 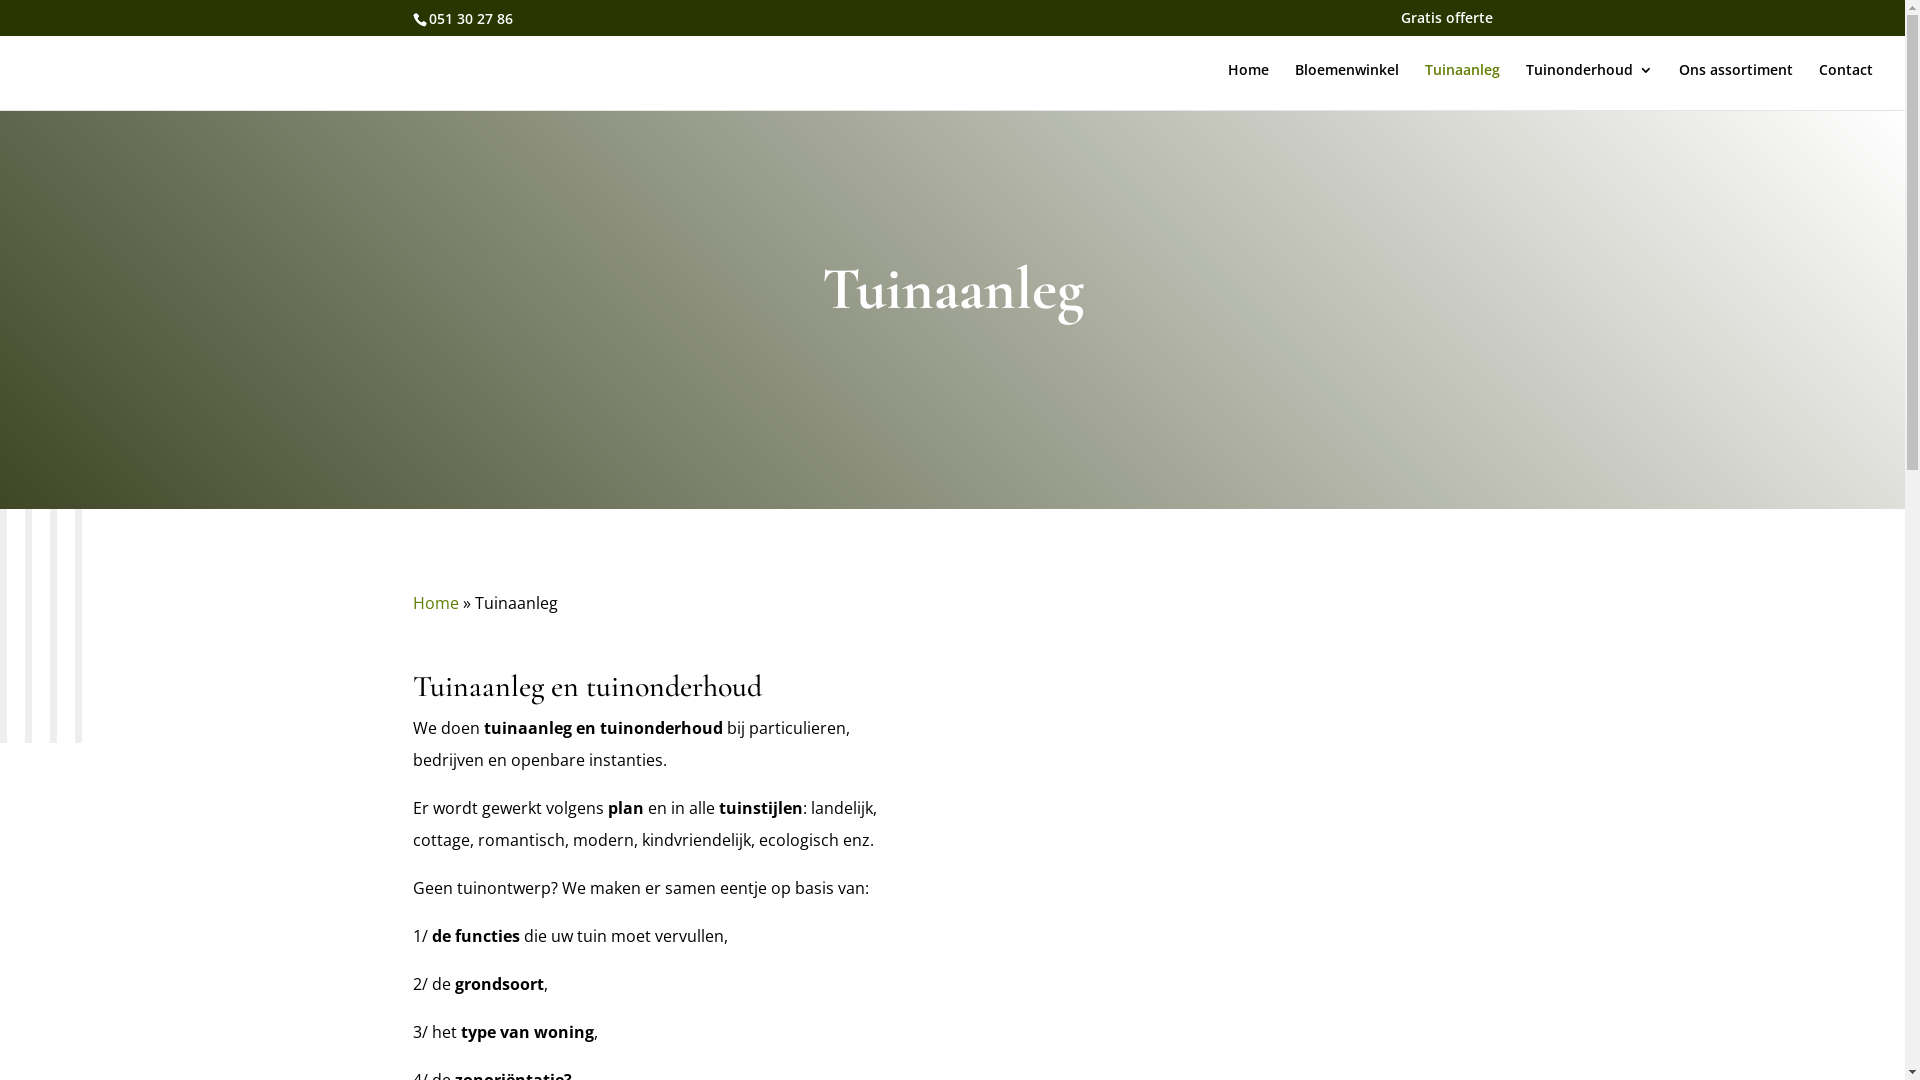 I want to click on 'Bloemenwinkel', so click(x=1347, y=85).